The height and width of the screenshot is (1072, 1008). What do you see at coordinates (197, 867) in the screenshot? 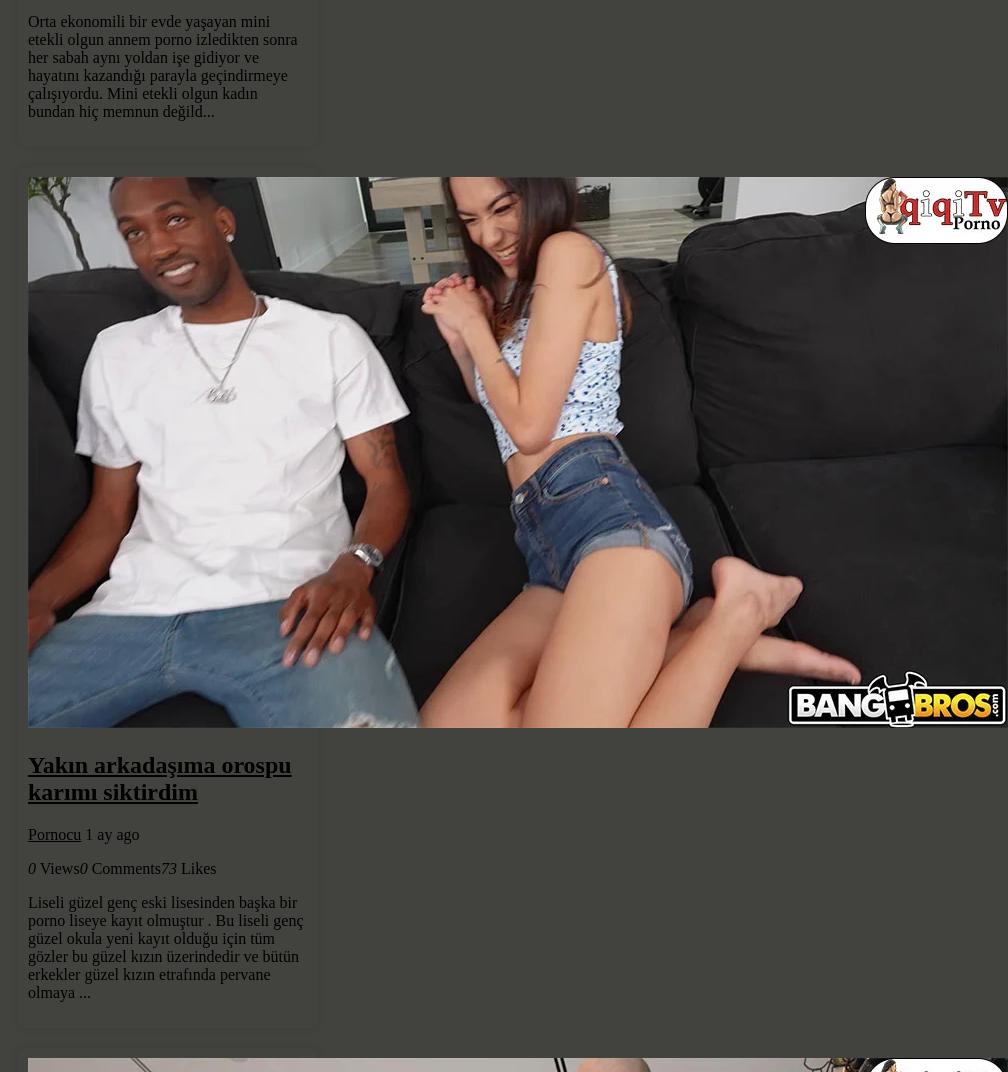
I see `'Likes'` at bounding box center [197, 867].